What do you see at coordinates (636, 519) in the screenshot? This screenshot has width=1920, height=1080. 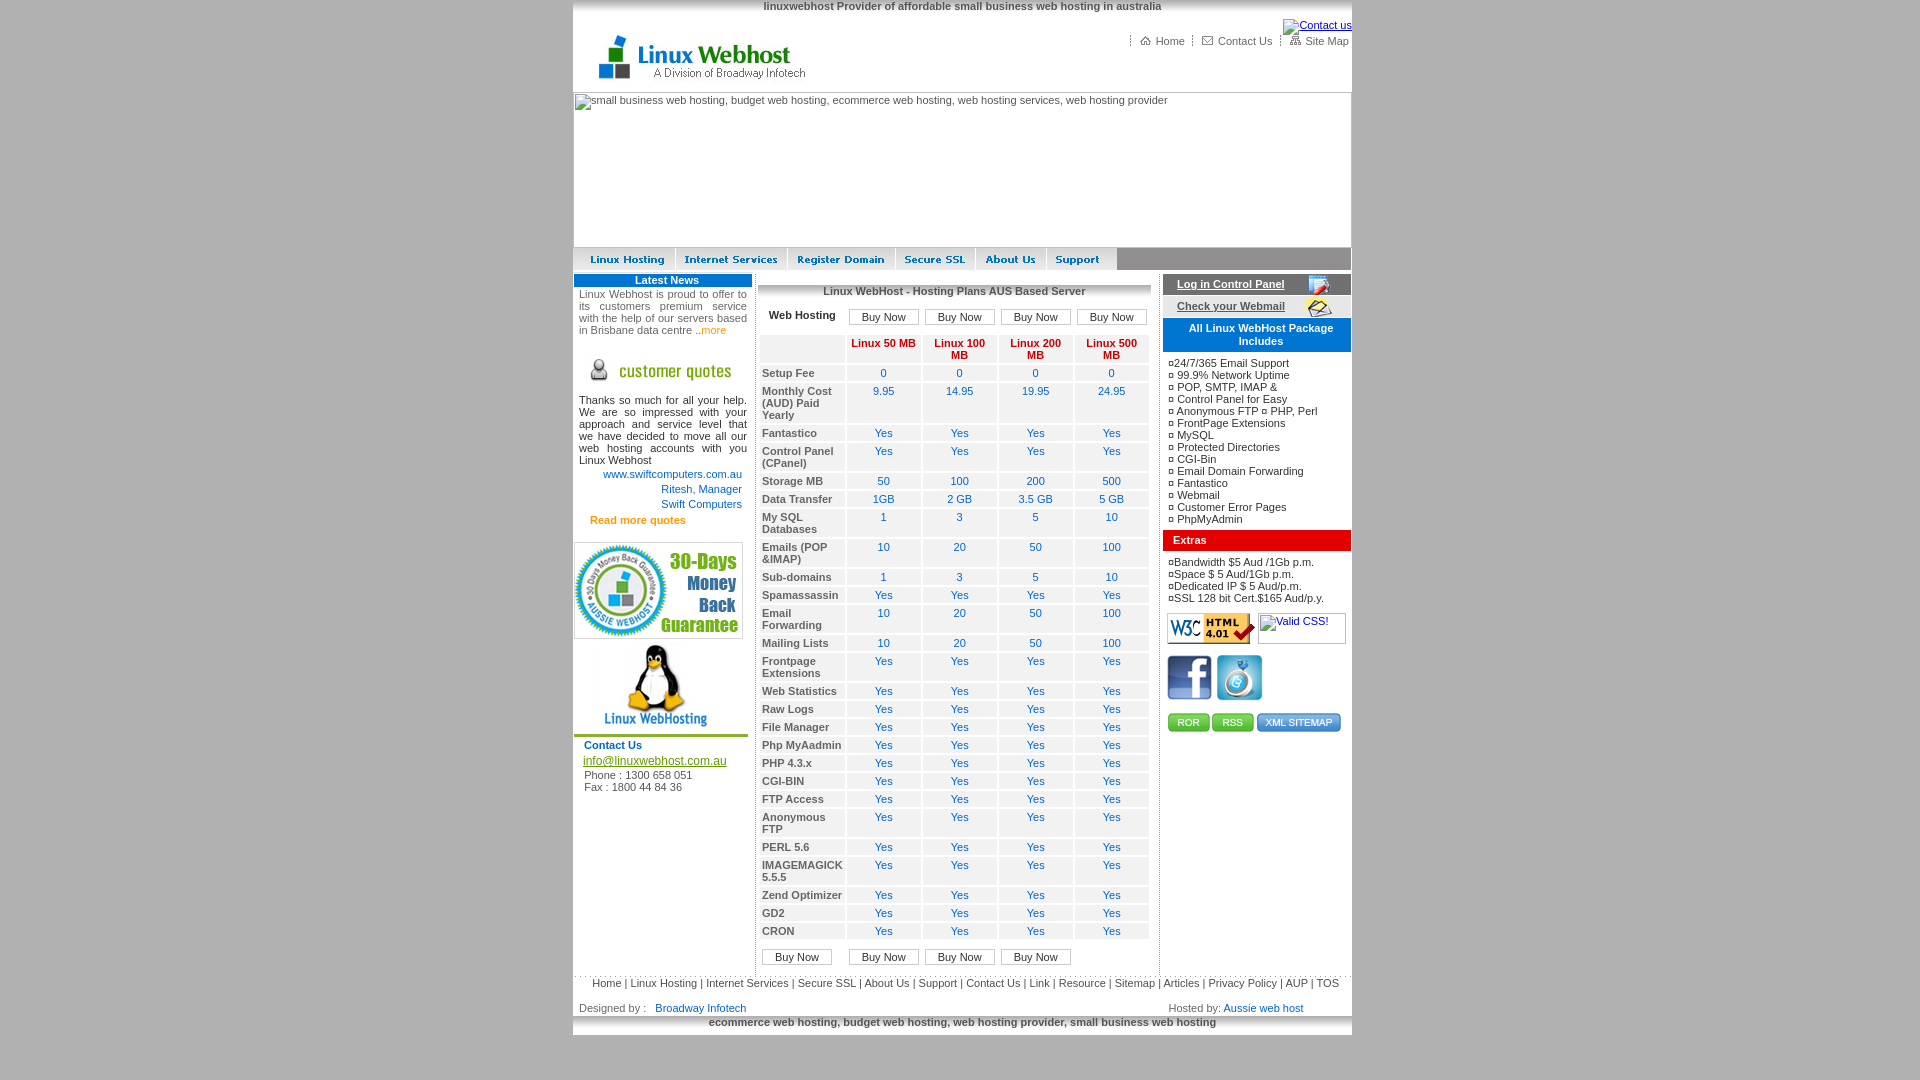 I see `'Read more quotes'` at bounding box center [636, 519].